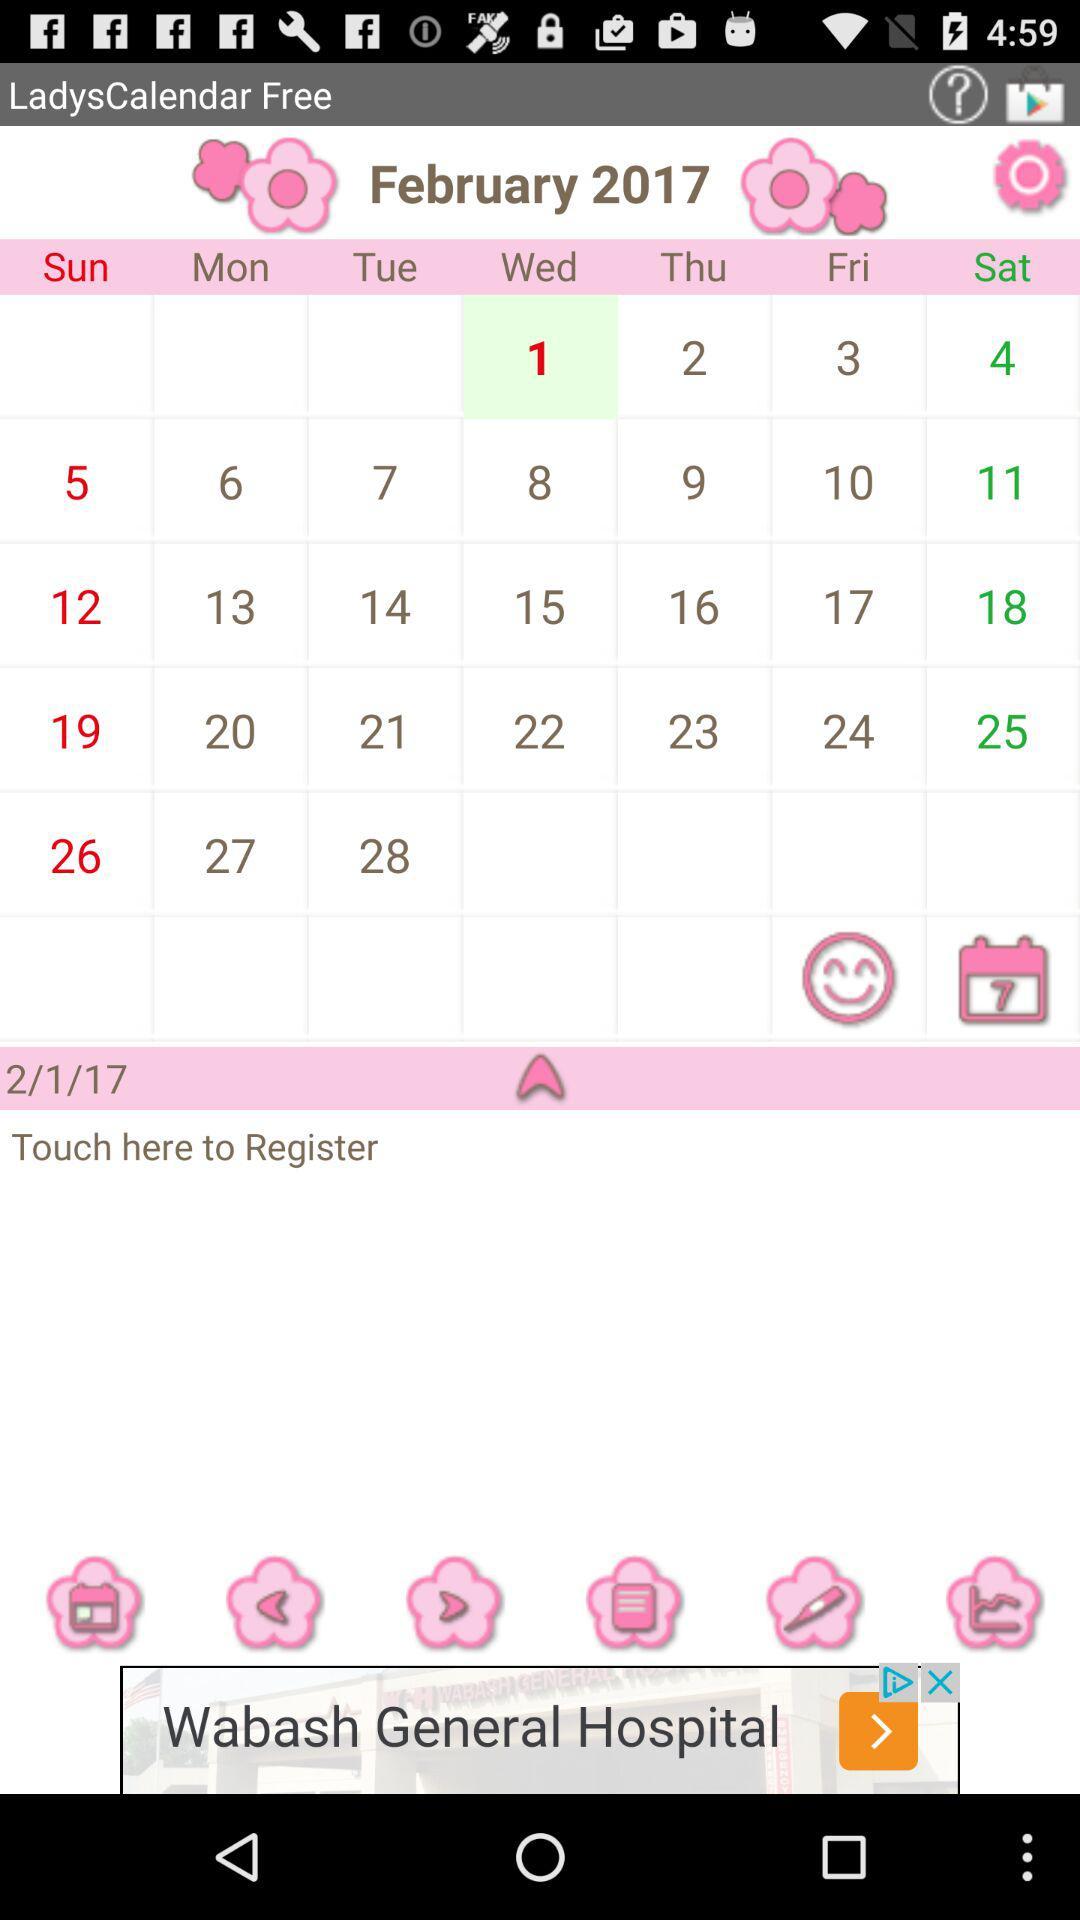 The width and height of the screenshot is (1080, 1920). Describe the element at coordinates (957, 100) in the screenshot. I see `the help icon` at that location.